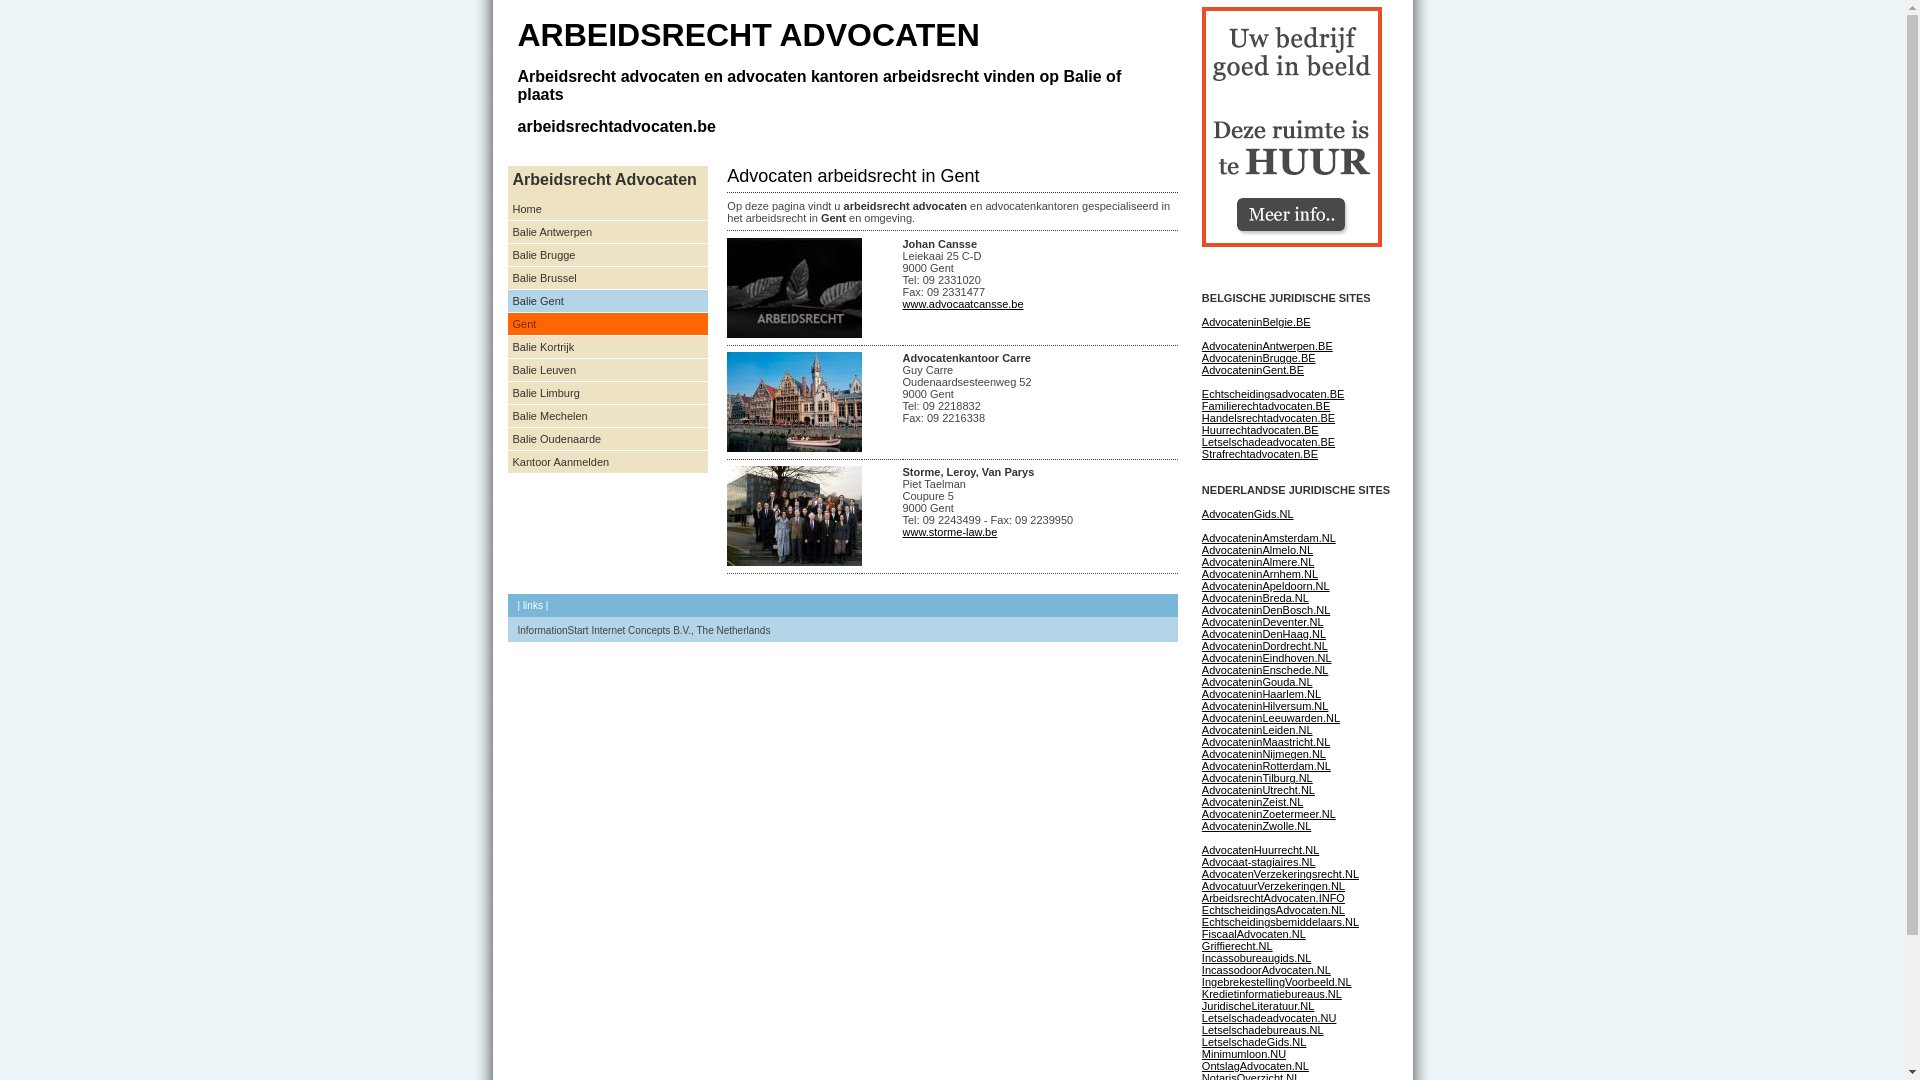  I want to click on 'AdvocateninDeventer.NL', so click(1261, 620).